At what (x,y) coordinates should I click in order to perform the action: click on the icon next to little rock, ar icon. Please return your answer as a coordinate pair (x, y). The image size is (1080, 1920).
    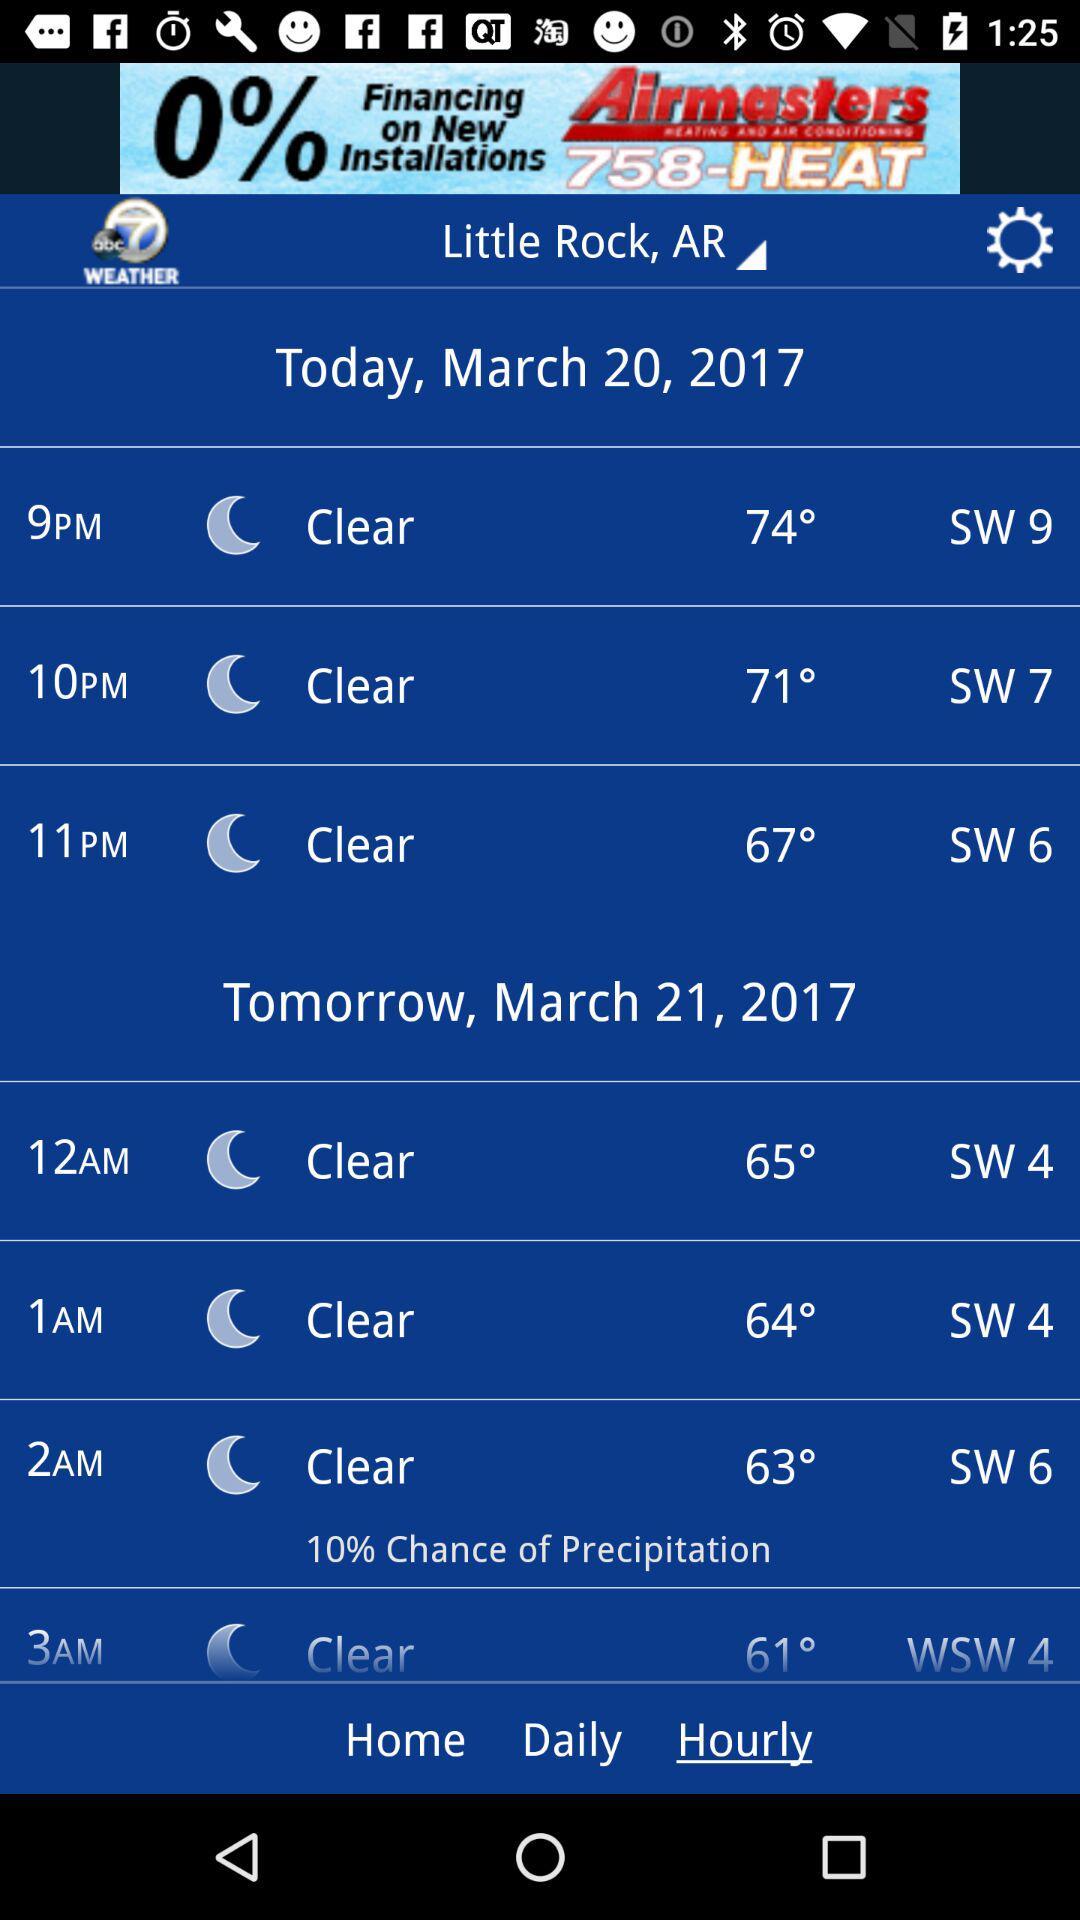
    Looking at the image, I should click on (131, 240).